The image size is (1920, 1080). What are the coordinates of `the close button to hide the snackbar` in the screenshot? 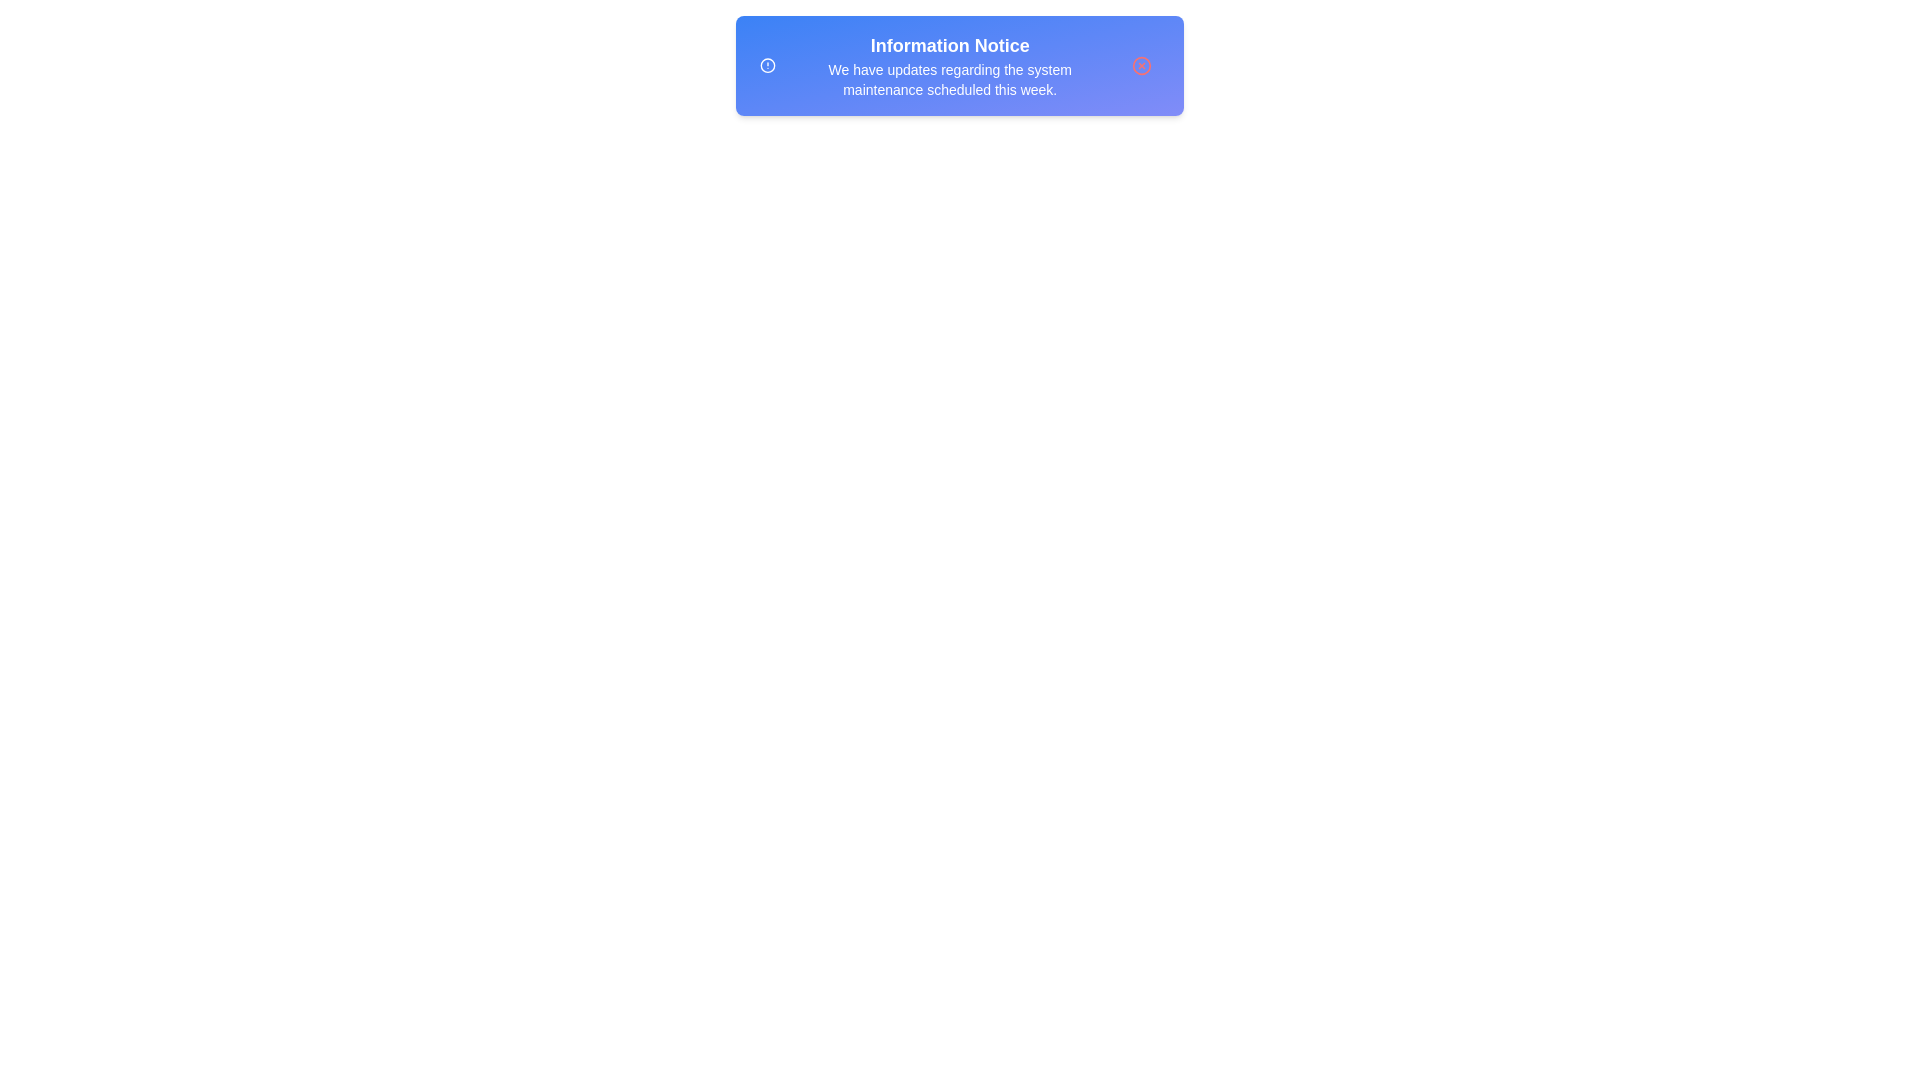 It's located at (1142, 64).